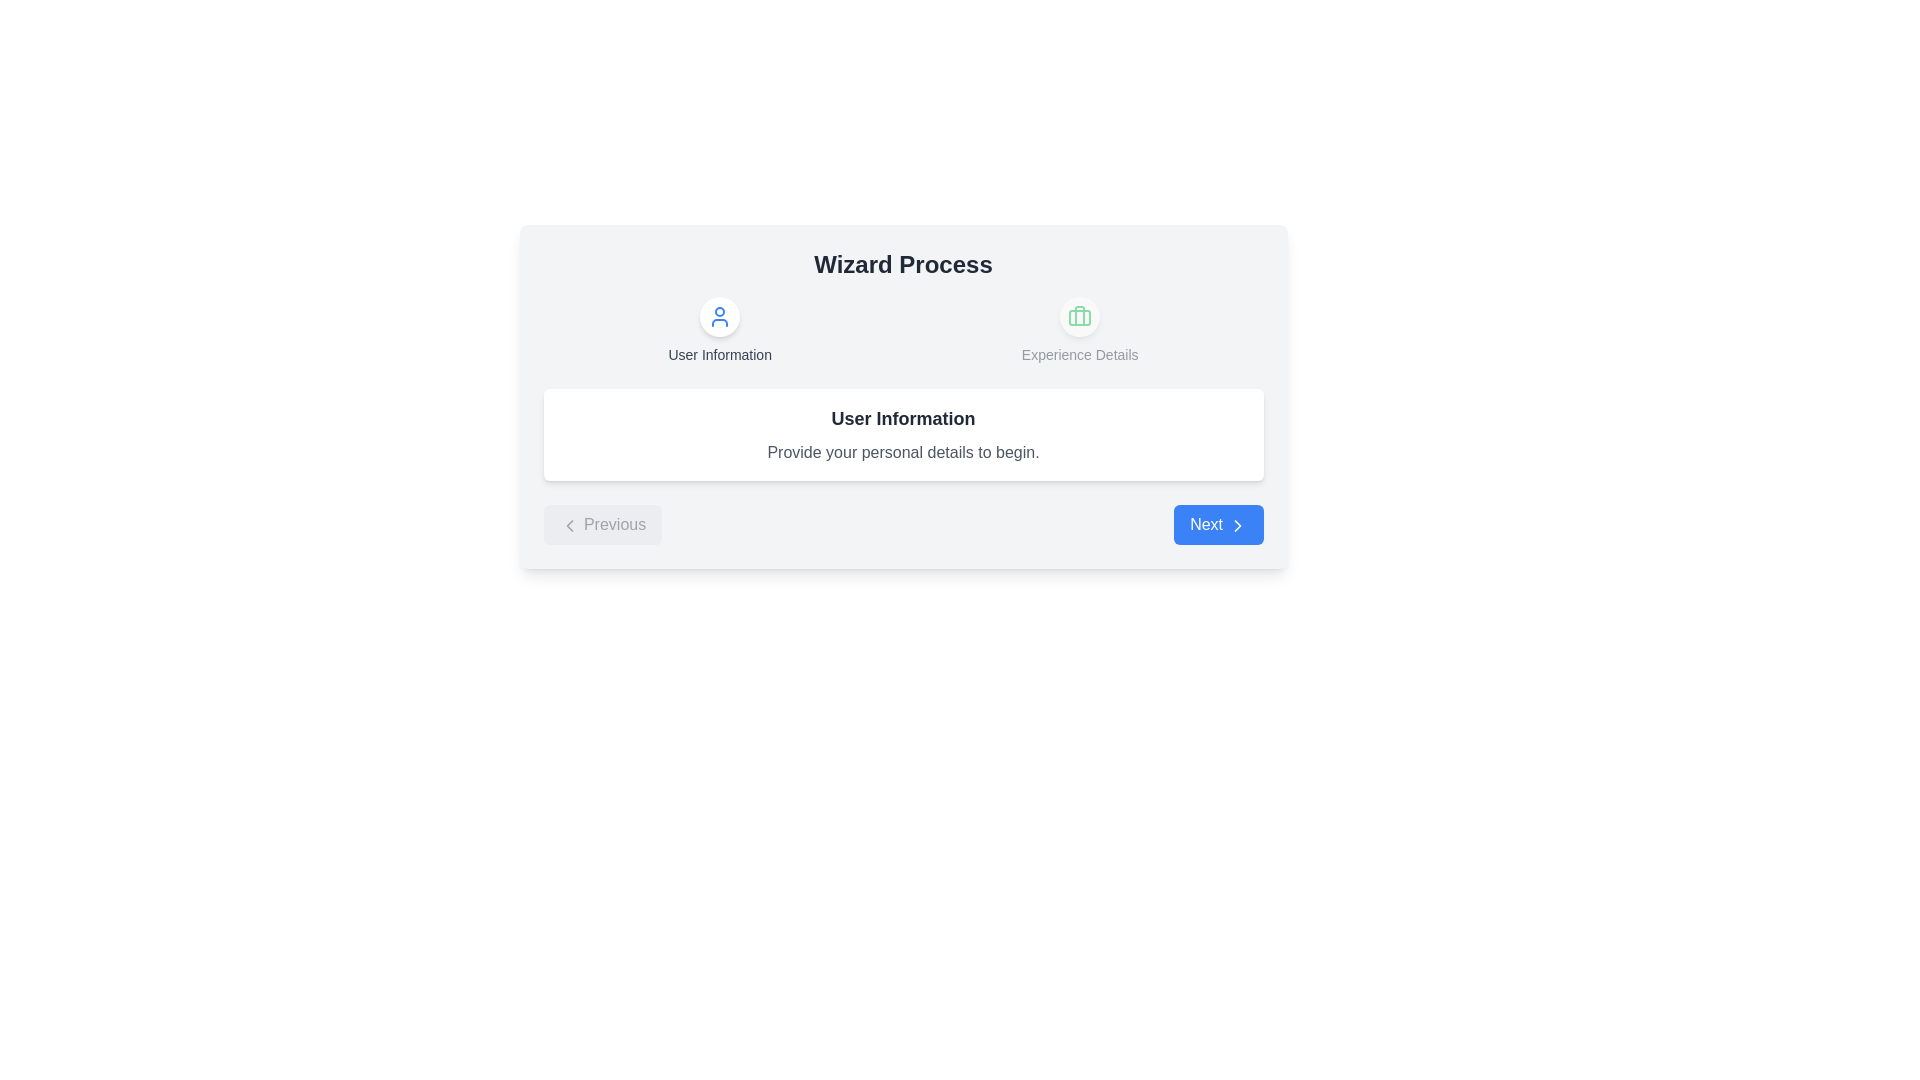 This screenshot has height=1080, width=1920. Describe the element at coordinates (902, 434) in the screenshot. I see `informational panel titled 'User Information' that provides instructions to 'Provide your personal details to begin.'` at that location.